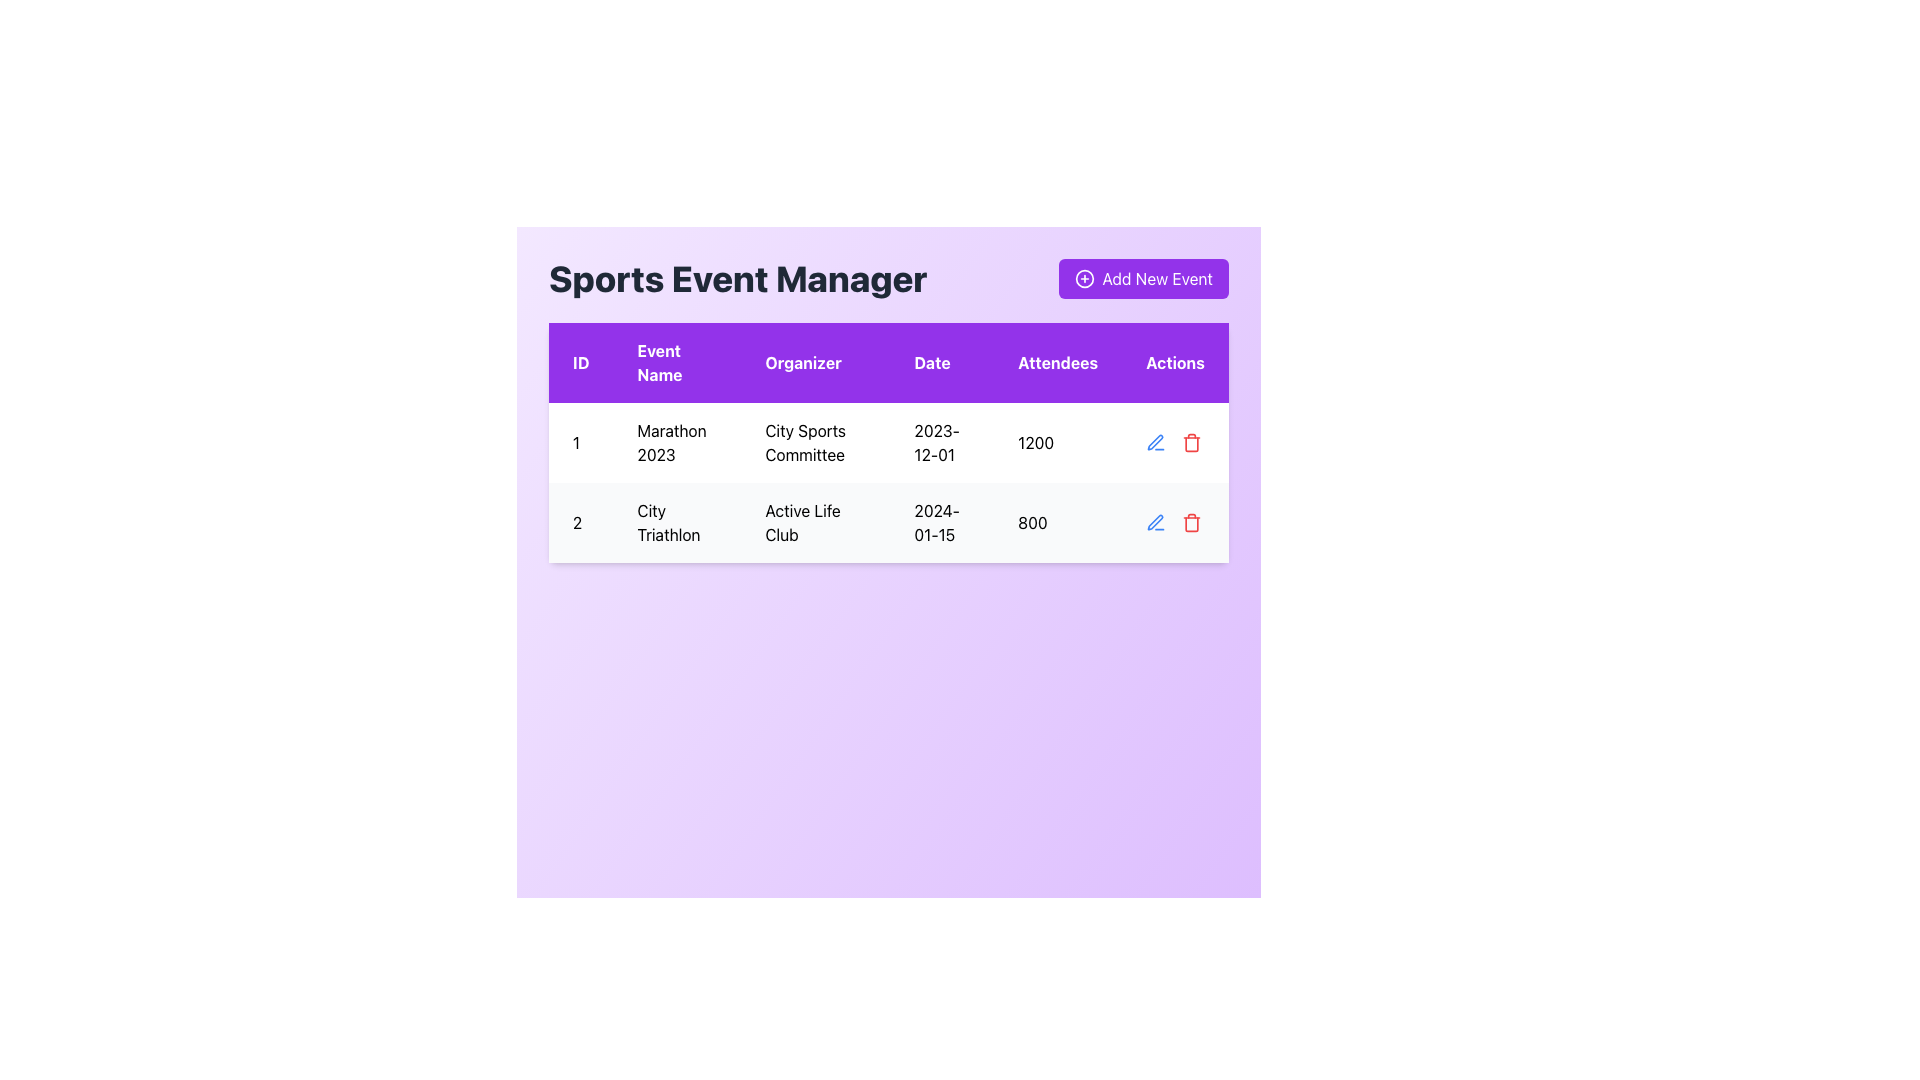 This screenshot has height=1080, width=1920. I want to click on the editing icon located in the 'Actions' column of the second row of the table to initiate editing, so click(1155, 441).